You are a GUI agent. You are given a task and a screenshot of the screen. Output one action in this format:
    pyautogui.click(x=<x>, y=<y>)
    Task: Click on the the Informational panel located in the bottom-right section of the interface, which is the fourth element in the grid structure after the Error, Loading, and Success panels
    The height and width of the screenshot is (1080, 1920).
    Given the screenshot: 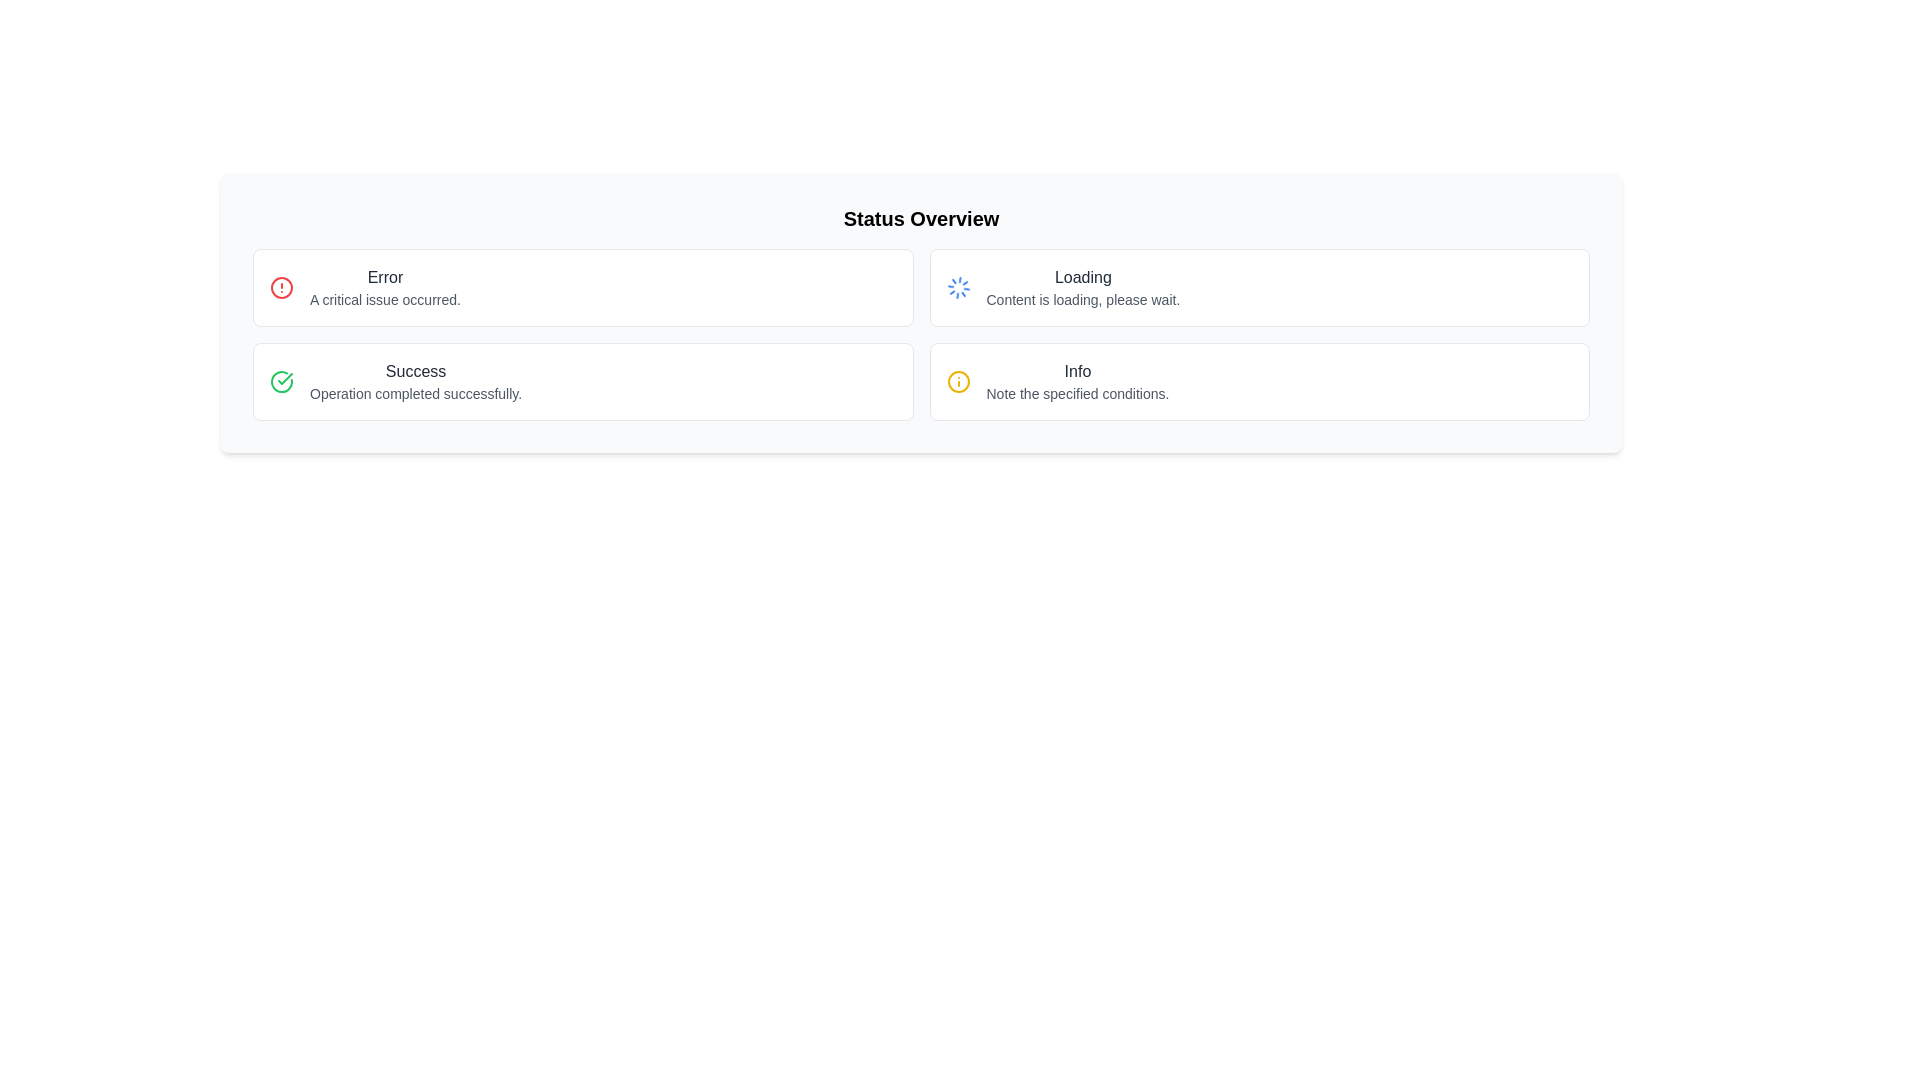 What is the action you would take?
    pyautogui.click(x=1258, y=381)
    